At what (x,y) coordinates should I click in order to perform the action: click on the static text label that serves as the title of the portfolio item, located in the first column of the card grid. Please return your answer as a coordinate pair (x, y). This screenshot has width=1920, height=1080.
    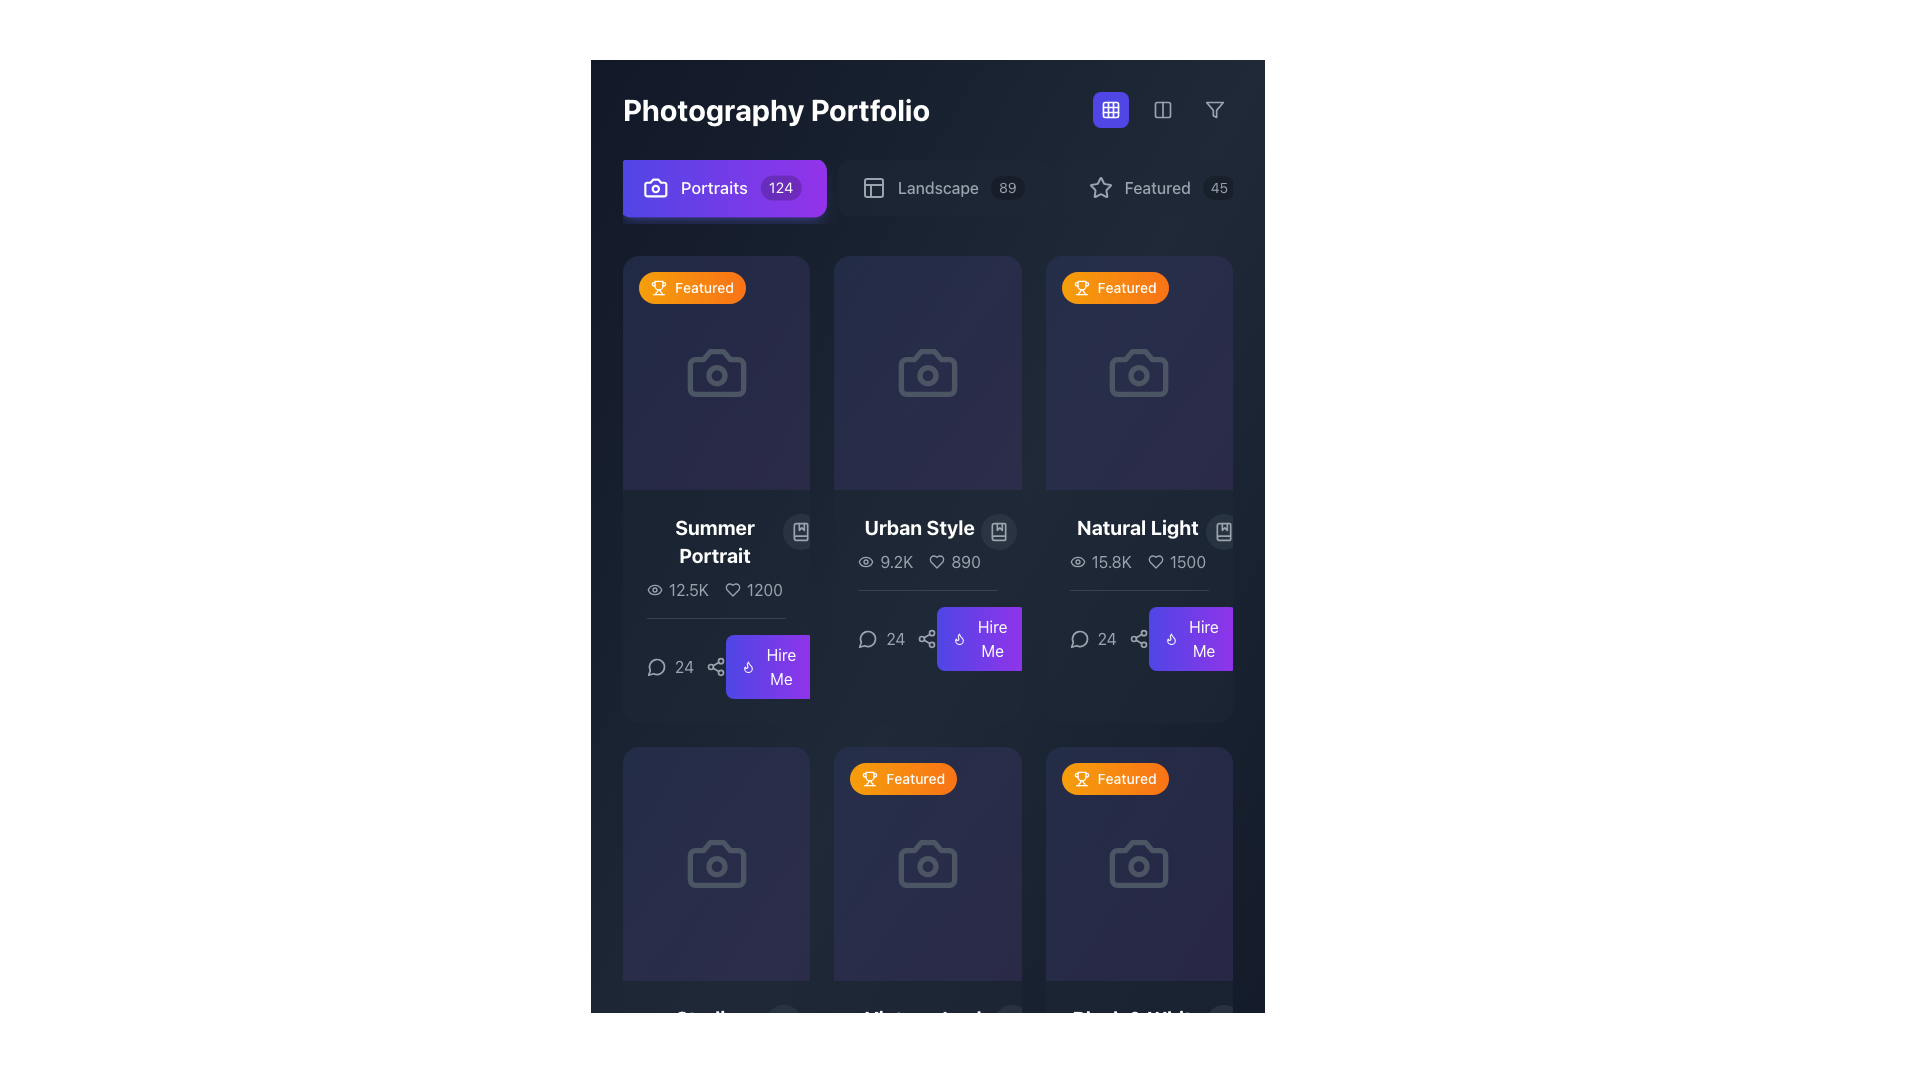
    Looking at the image, I should click on (715, 542).